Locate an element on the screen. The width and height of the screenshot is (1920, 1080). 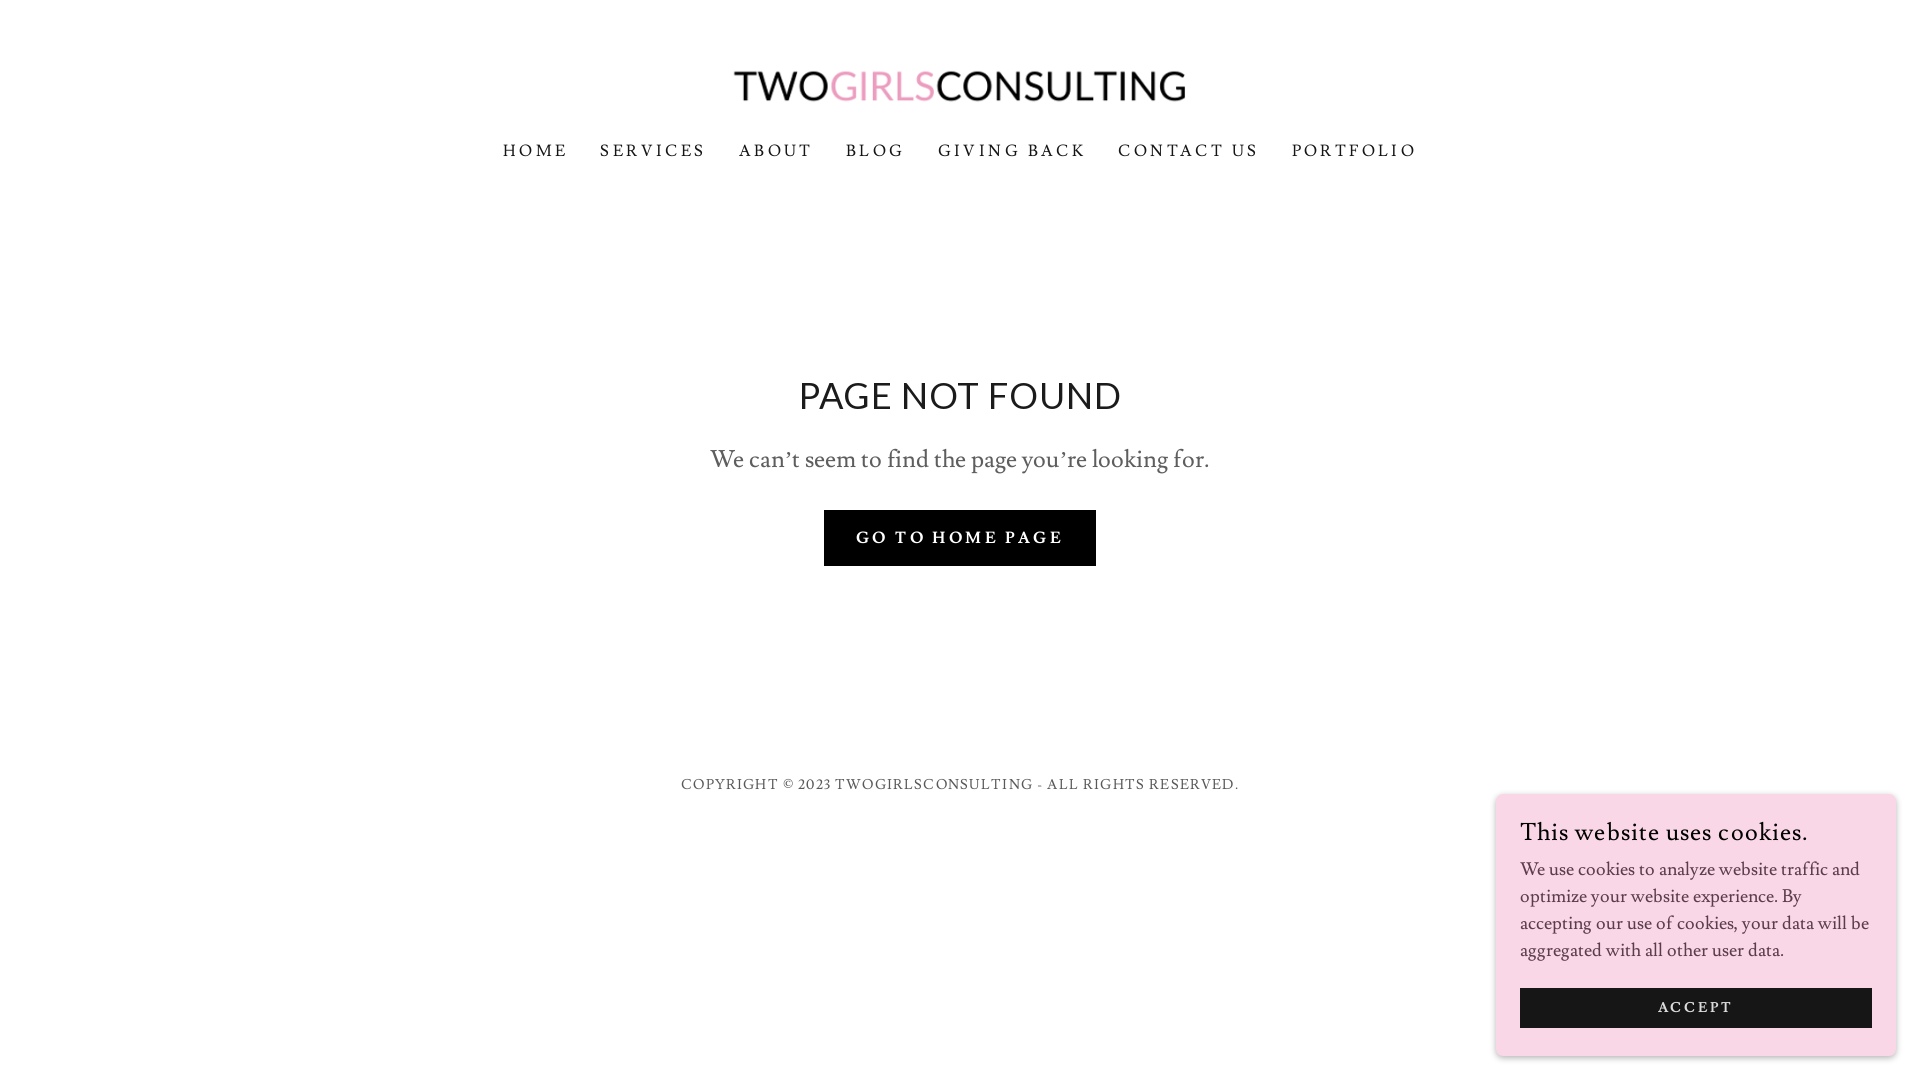
'ABOUT' is located at coordinates (775, 149).